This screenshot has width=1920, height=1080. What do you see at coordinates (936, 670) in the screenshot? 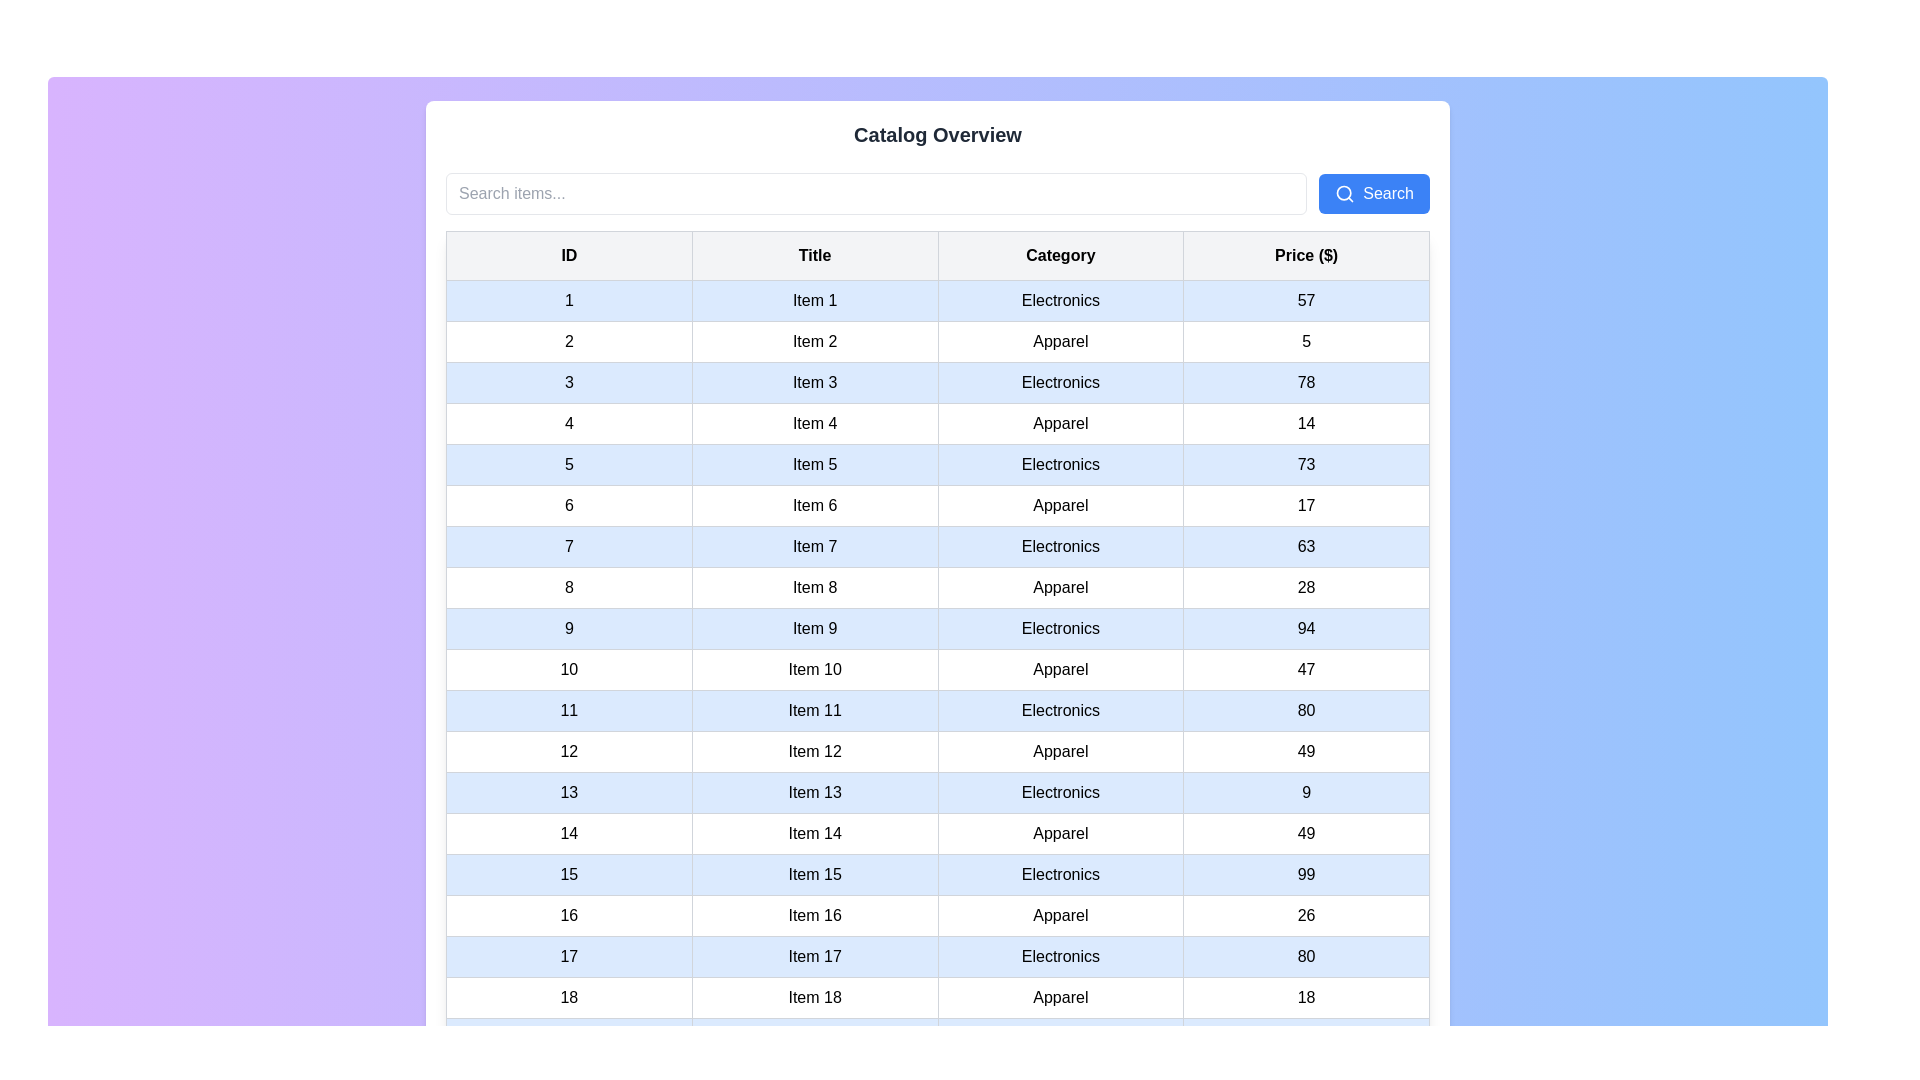
I see `the tenth row in the tabular structure displaying item entry details, which includes ID '10', Title 'Item 10', Category 'Apparel', and Price '47'` at bounding box center [936, 670].